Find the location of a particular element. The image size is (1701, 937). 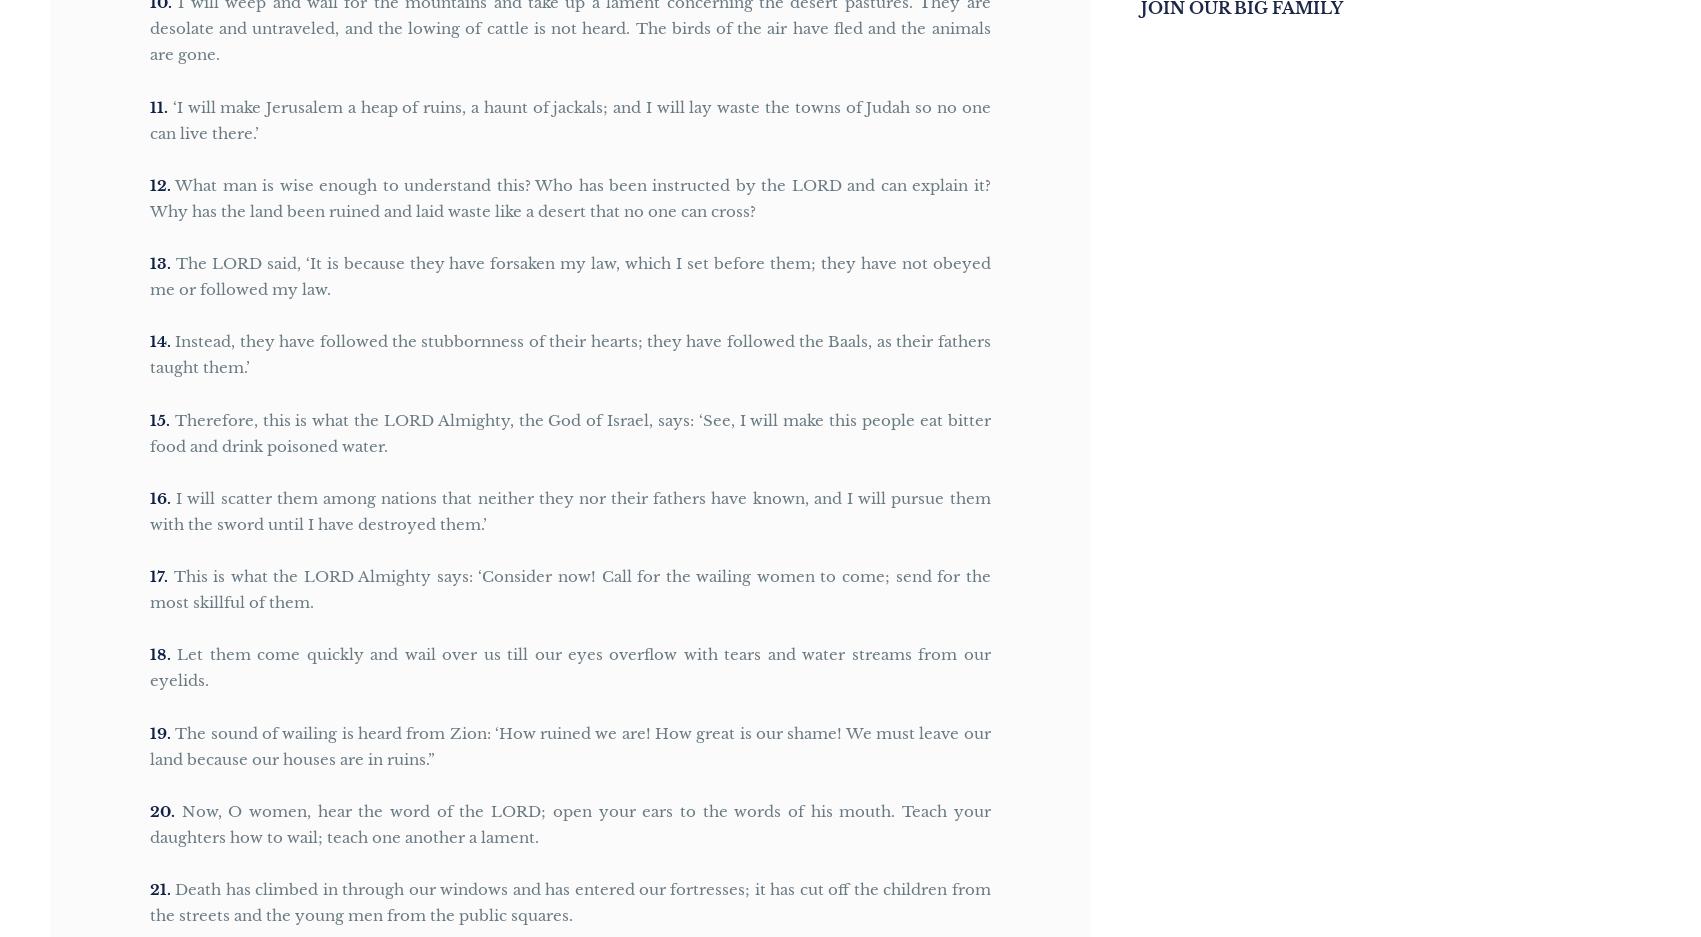

'The LORD said, ‘It is because they have forsaken my law, which I set before them; they have not obeyed me or followed my law.' is located at coordinates (570, 276).